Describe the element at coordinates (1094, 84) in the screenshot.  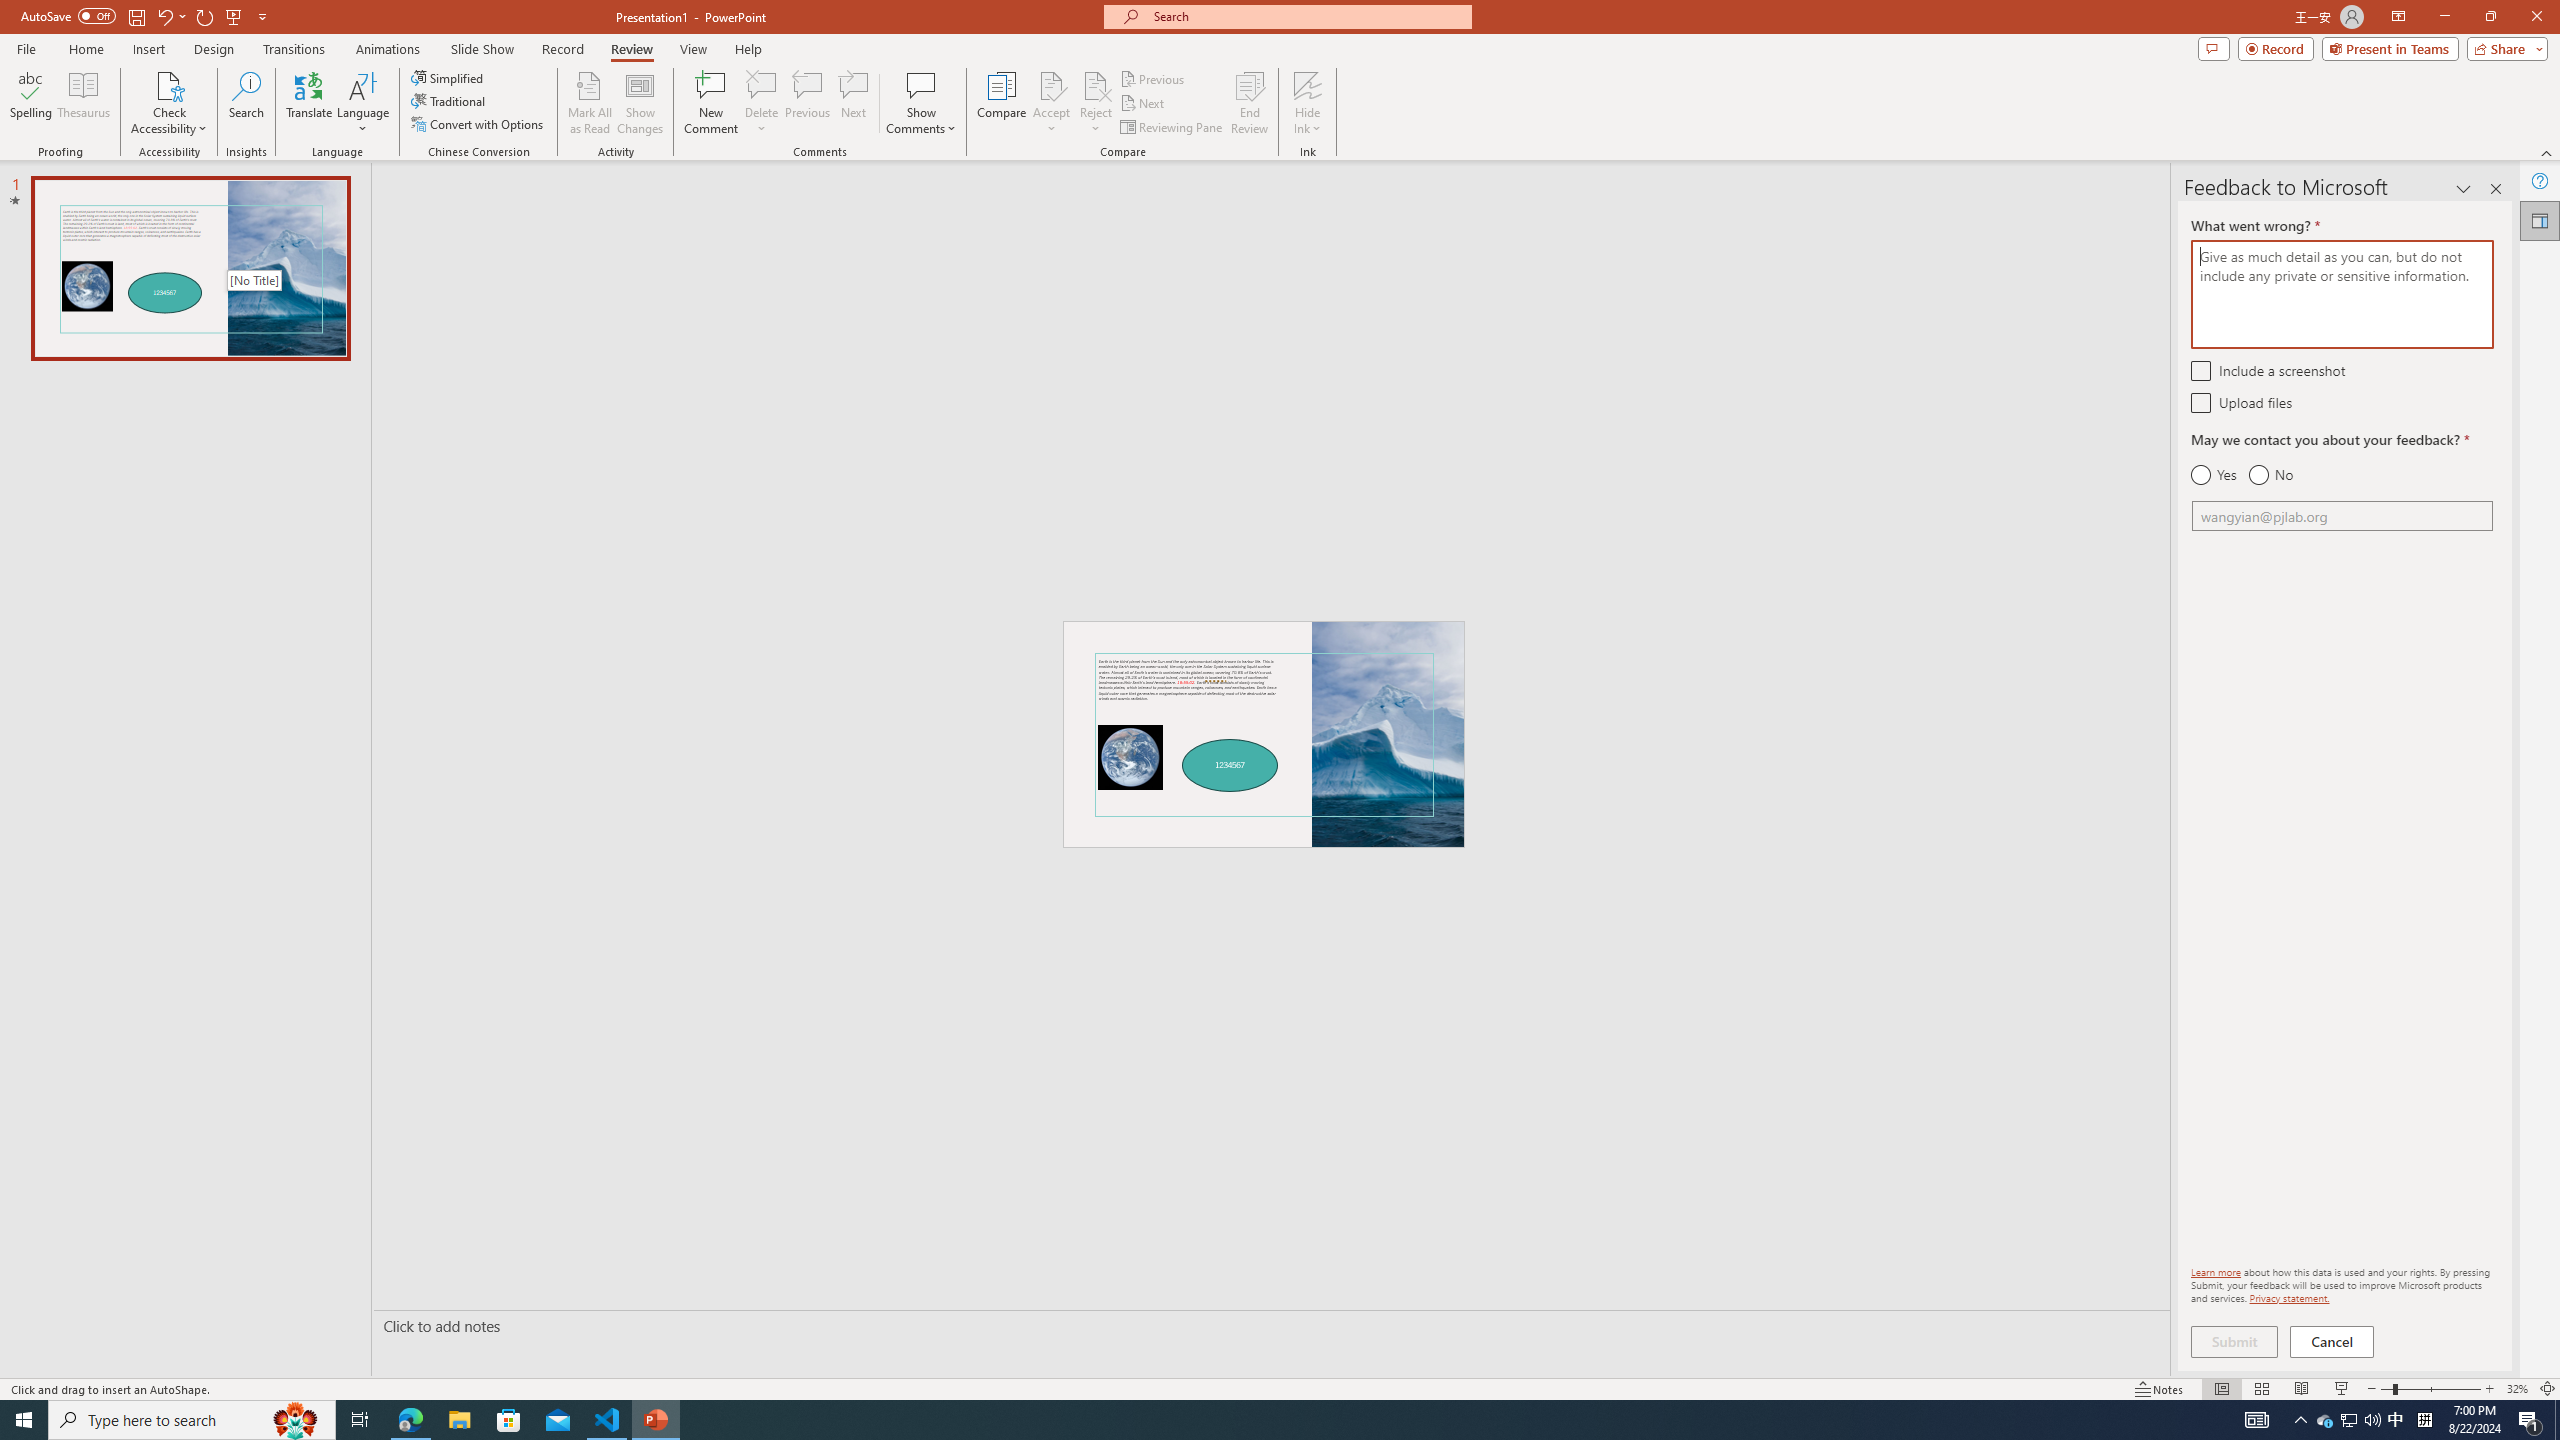
I see `'Reject Change'` at that location.